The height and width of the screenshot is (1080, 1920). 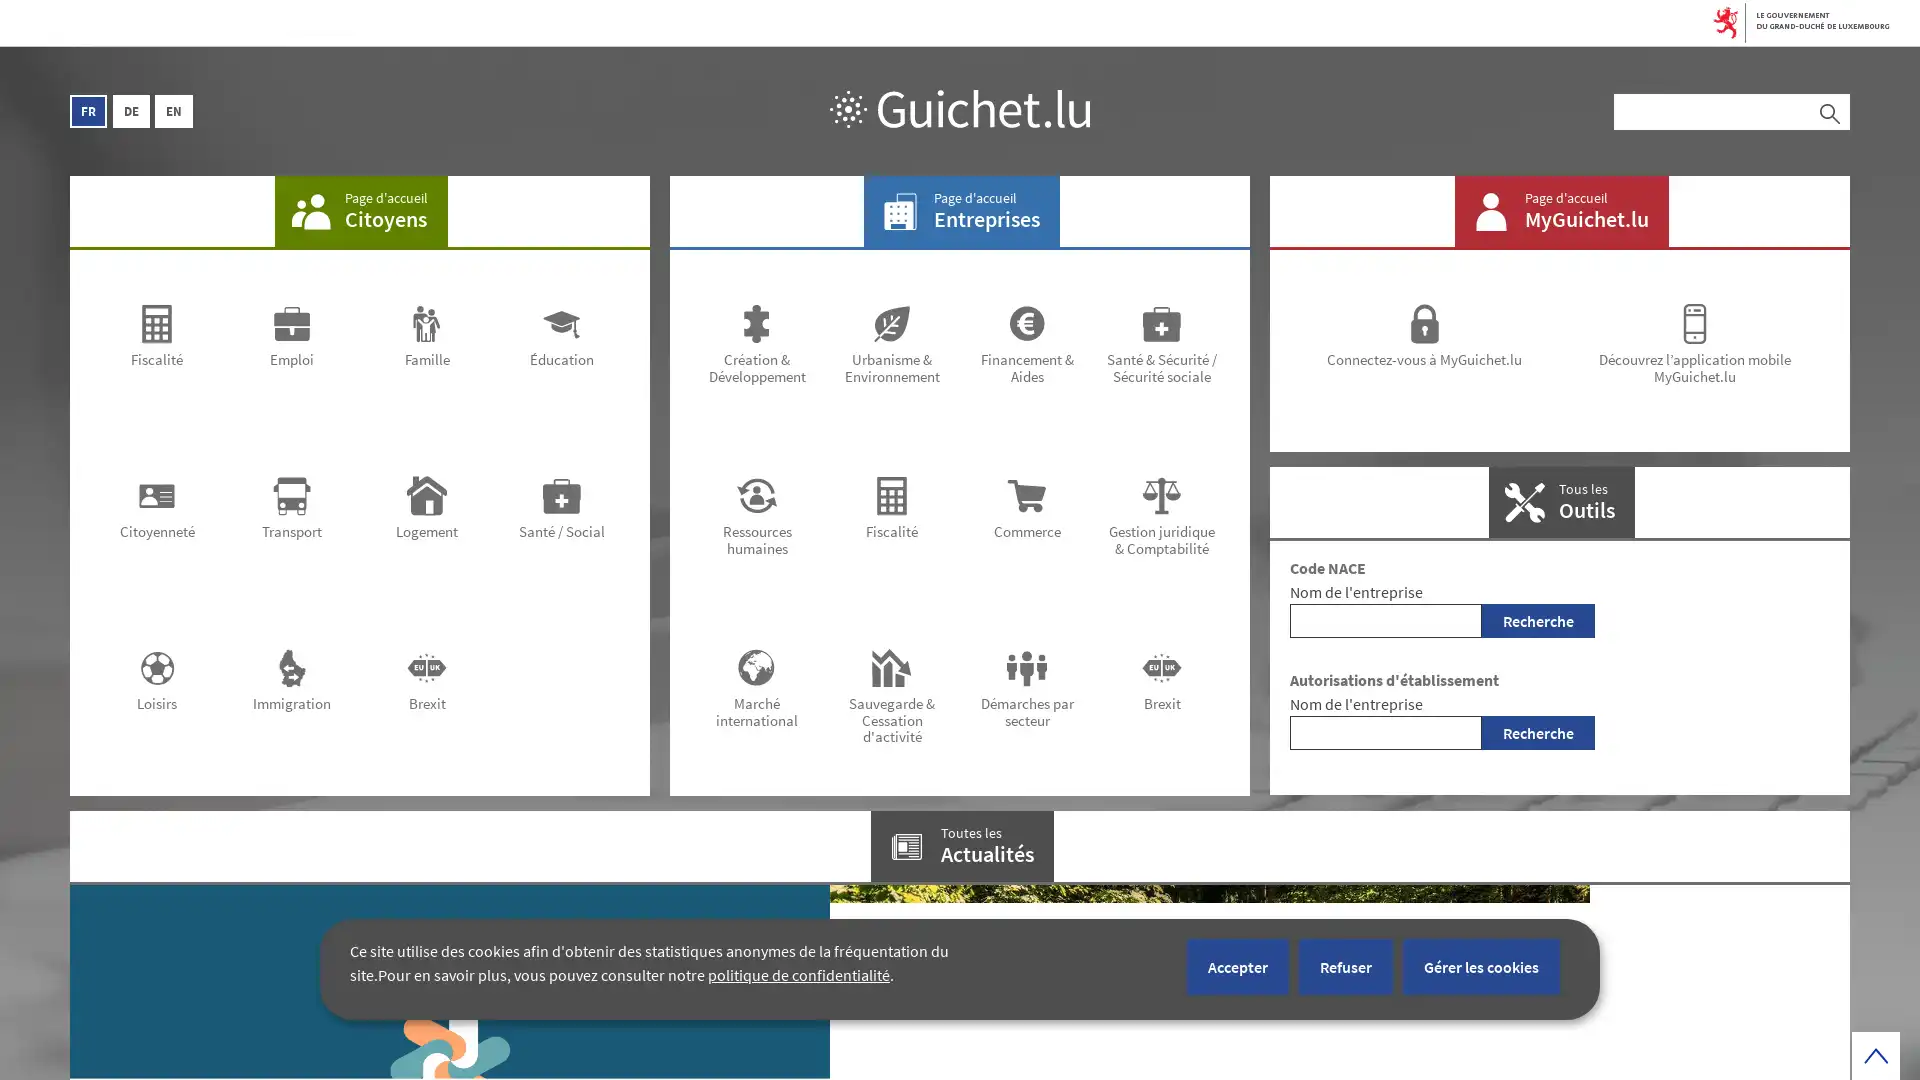 I want to click on Recherche, so click(x=1536, y=732).